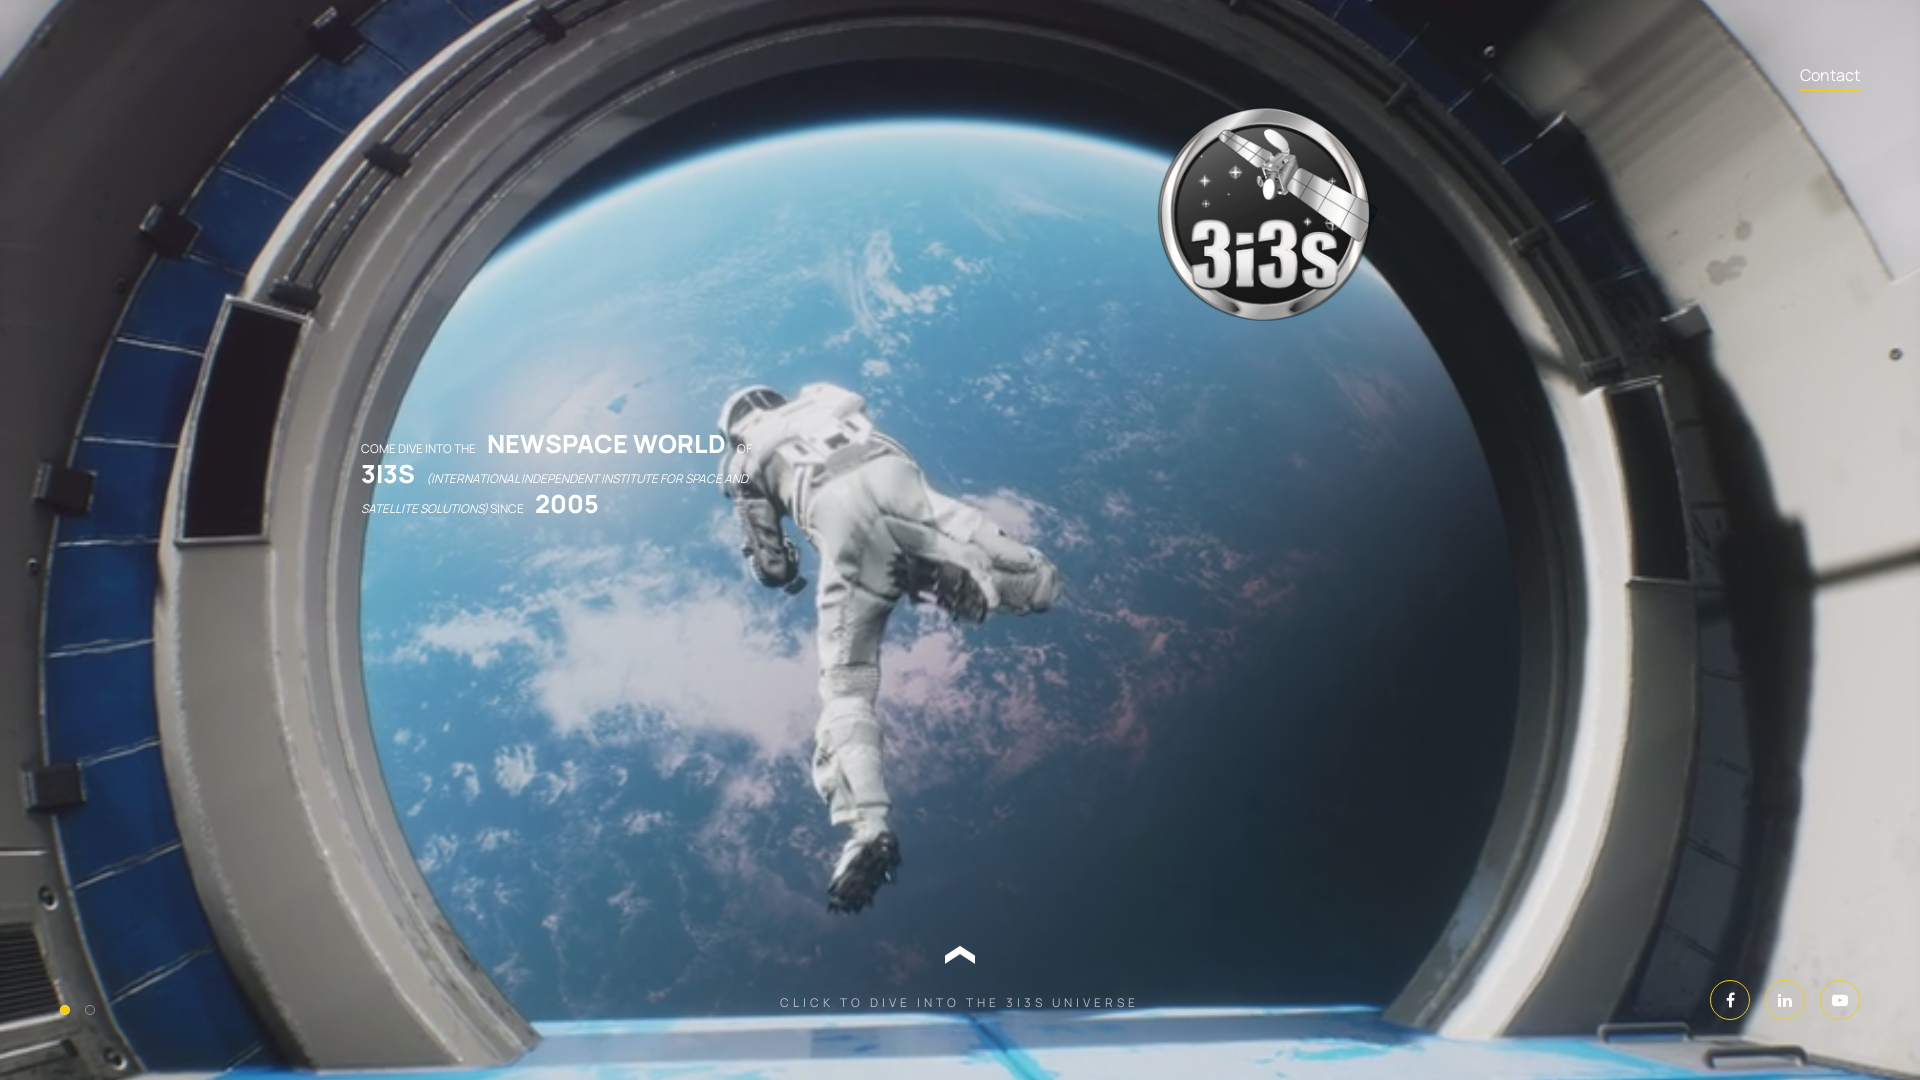 The width and height of the screenshot is (1920, 1080). What do you see at coordinates (1829, 74) in the screenshot?
I see `'Contact'` at bounding box center [1829, 74].